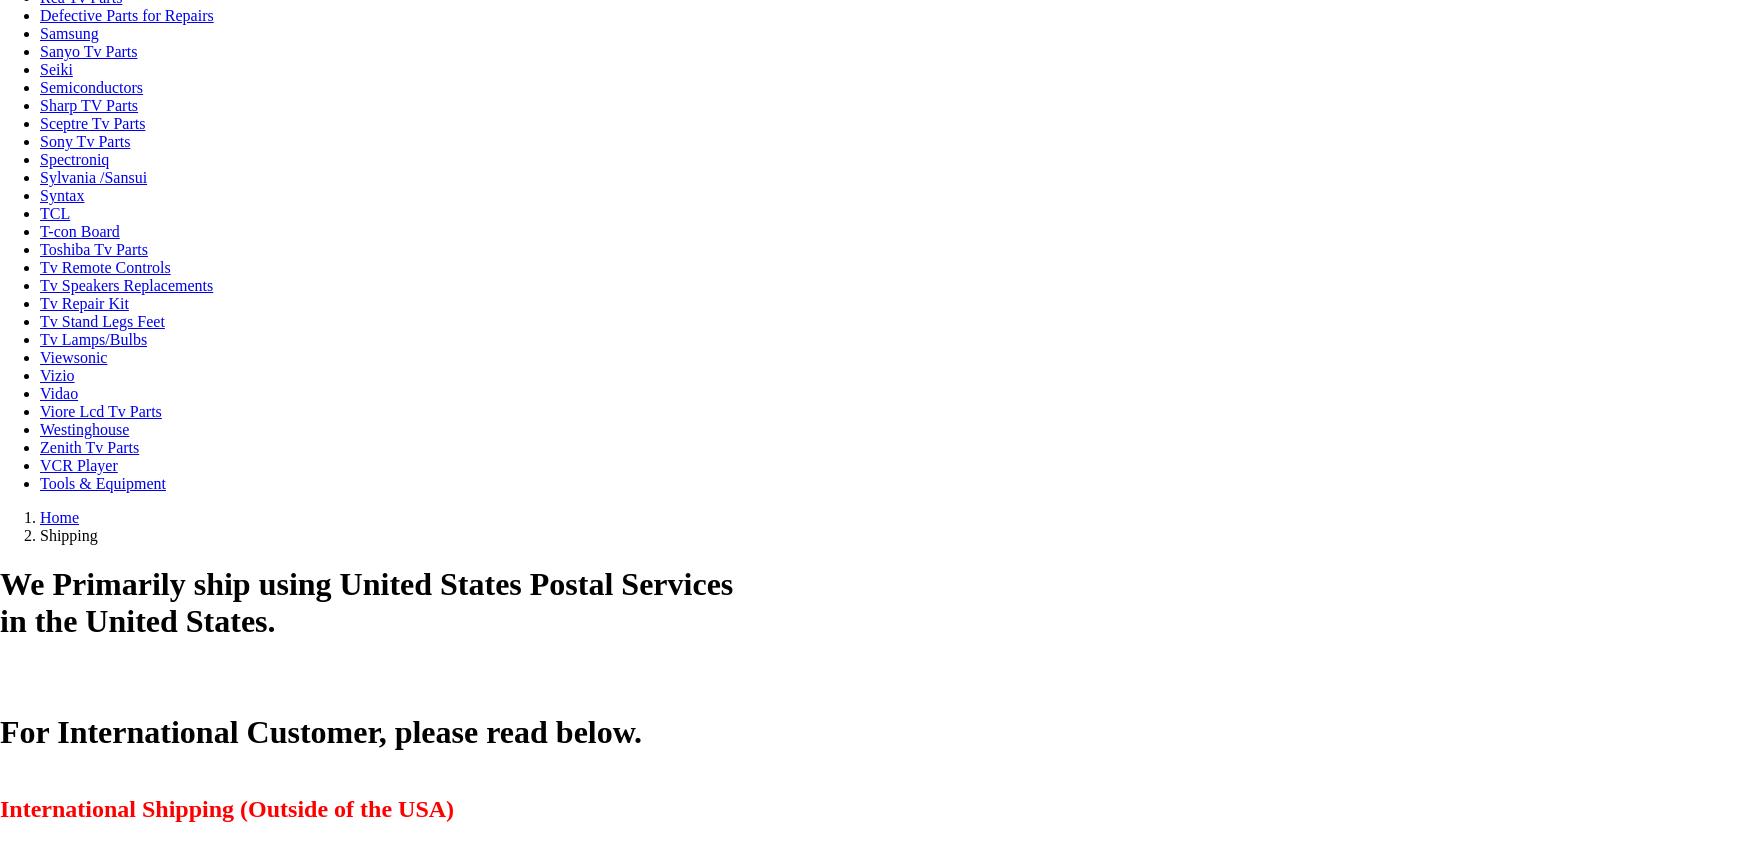  I want to click on 'Semiconductors', so click(91, 87).